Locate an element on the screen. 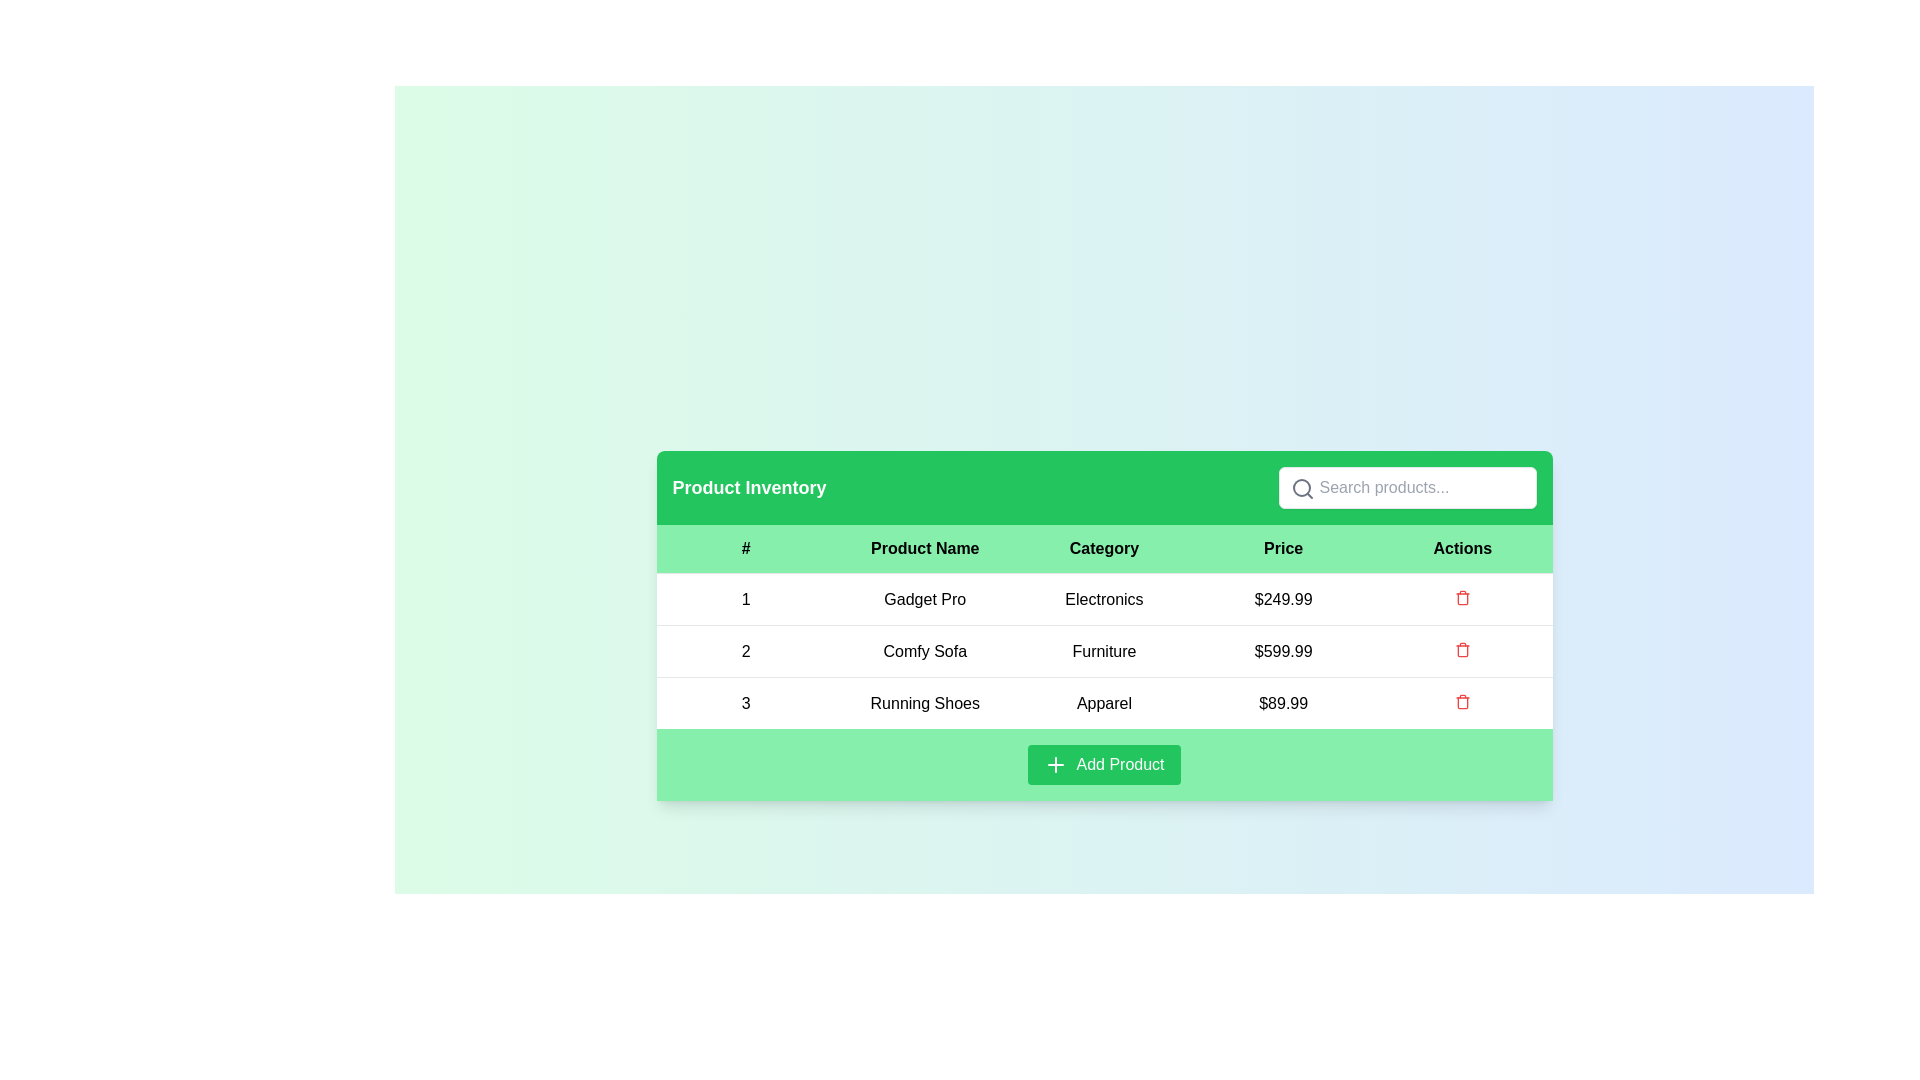 The width and height of the screenshot is (1920, 1080). the button located at the bottom of the product table, which allows users to add a new product to the inventory is located at coordinates (1103, 764).